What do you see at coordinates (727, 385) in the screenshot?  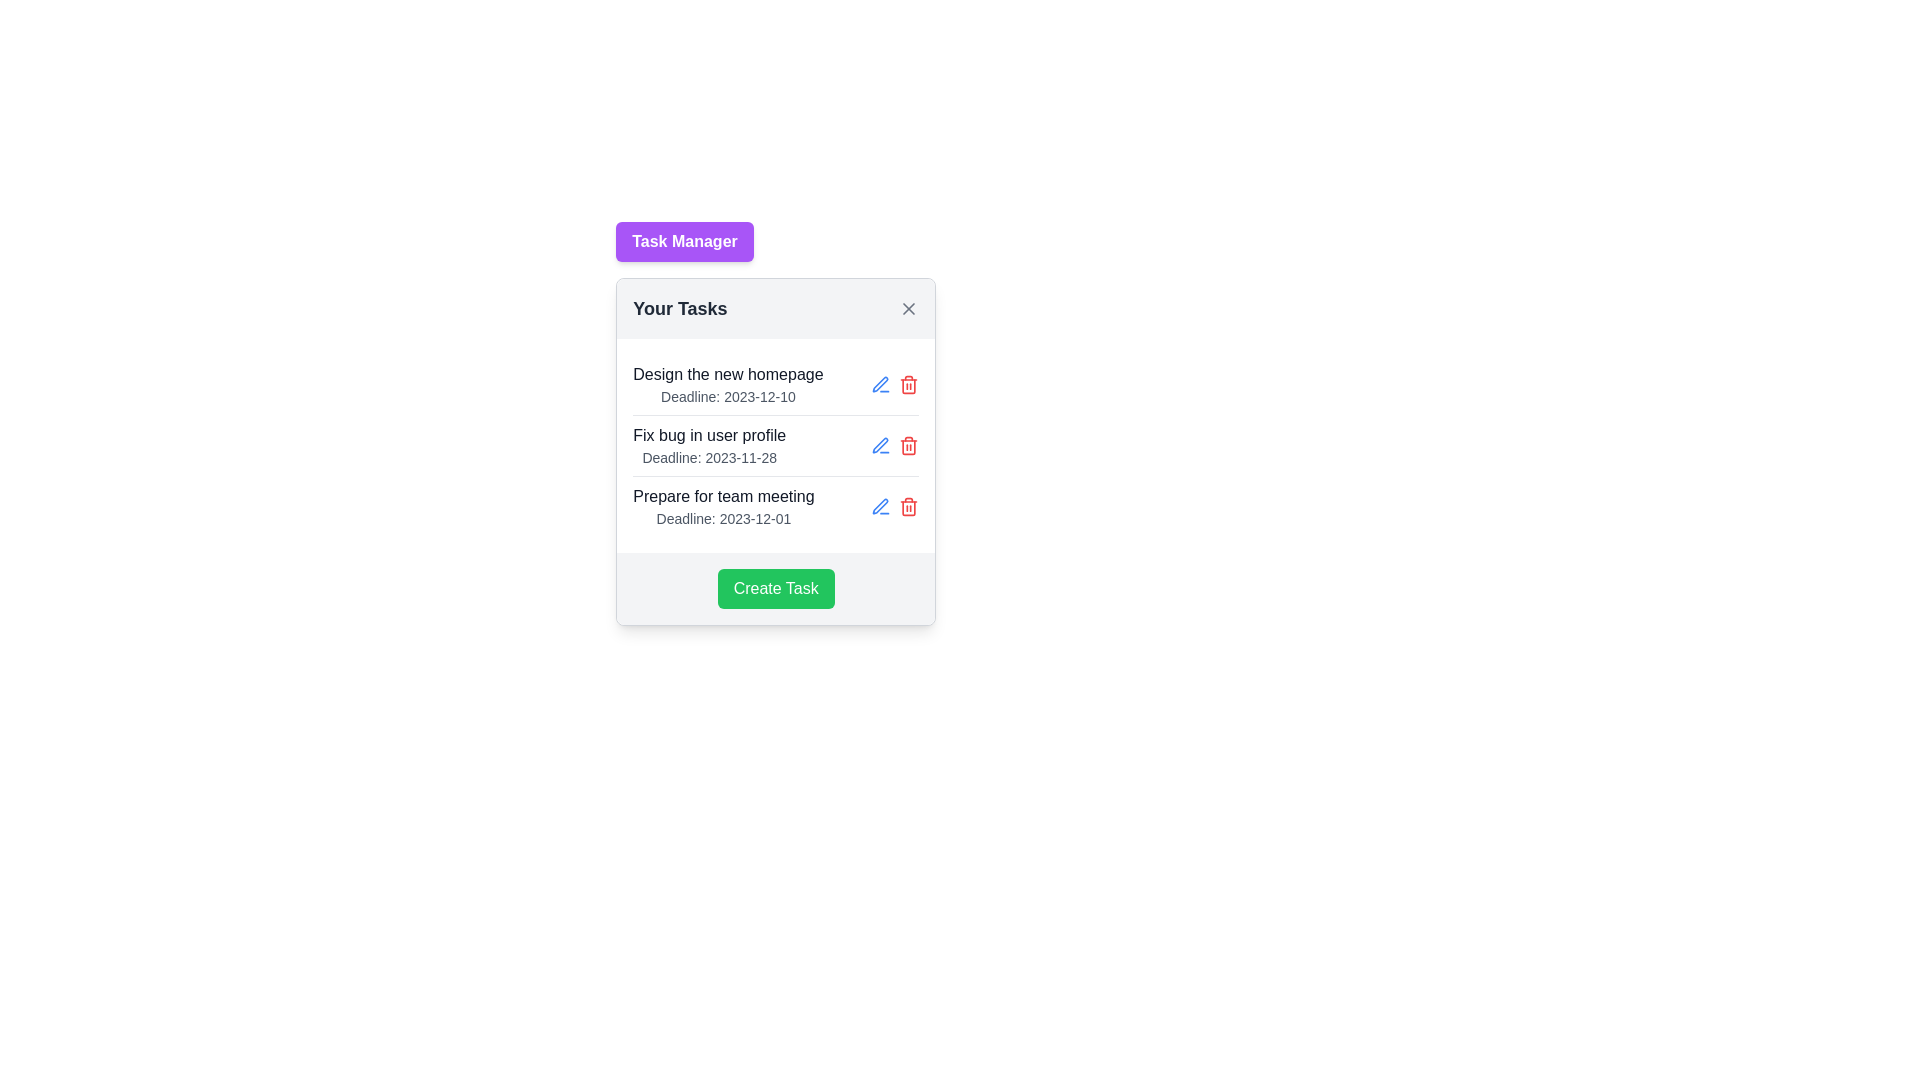 I see `the topmost task item` at bounding box center [727, 385].